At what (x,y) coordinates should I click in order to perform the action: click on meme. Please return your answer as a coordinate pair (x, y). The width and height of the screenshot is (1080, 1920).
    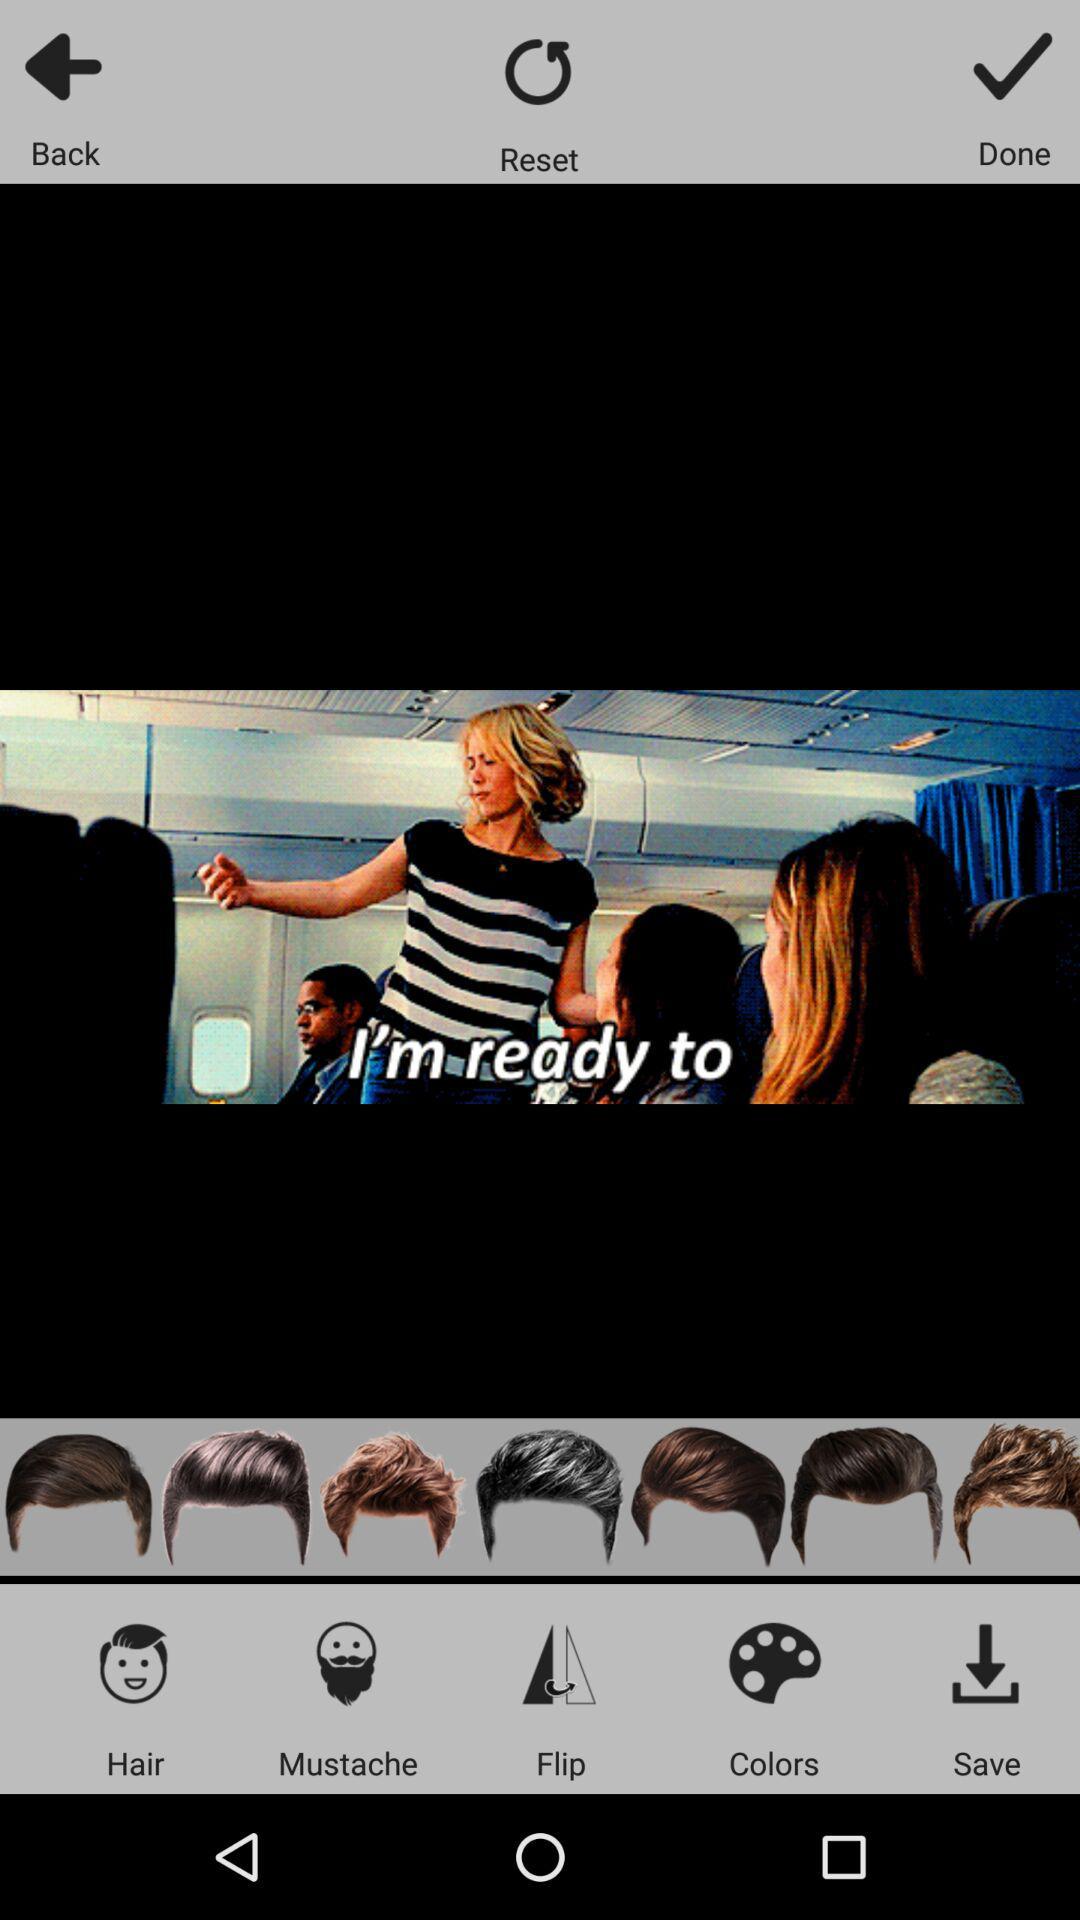
    Looking at the image, I should click on (1014, 65).